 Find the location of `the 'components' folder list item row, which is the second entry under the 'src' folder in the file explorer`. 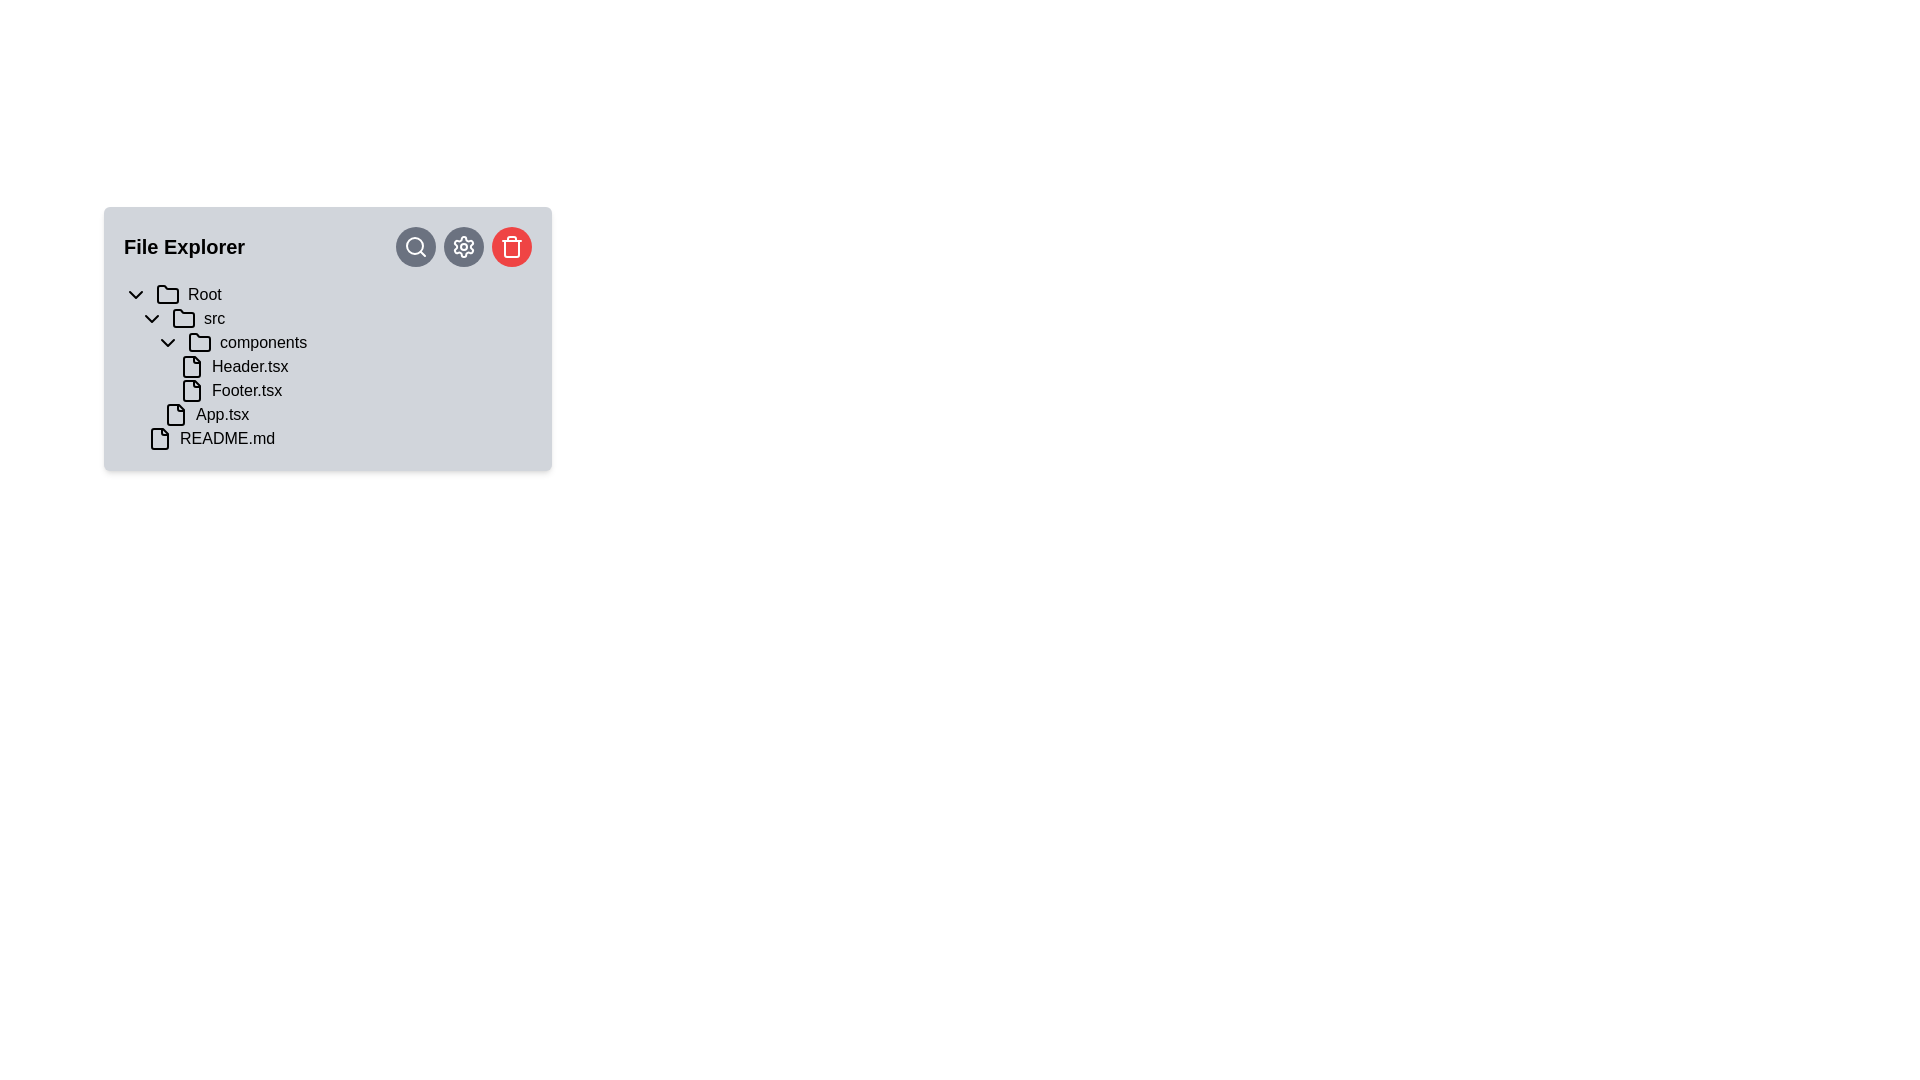

the 'components' folder list item row, which is the second entry under the 'src' folder in the file explorer is located at coordinates (344, 366).